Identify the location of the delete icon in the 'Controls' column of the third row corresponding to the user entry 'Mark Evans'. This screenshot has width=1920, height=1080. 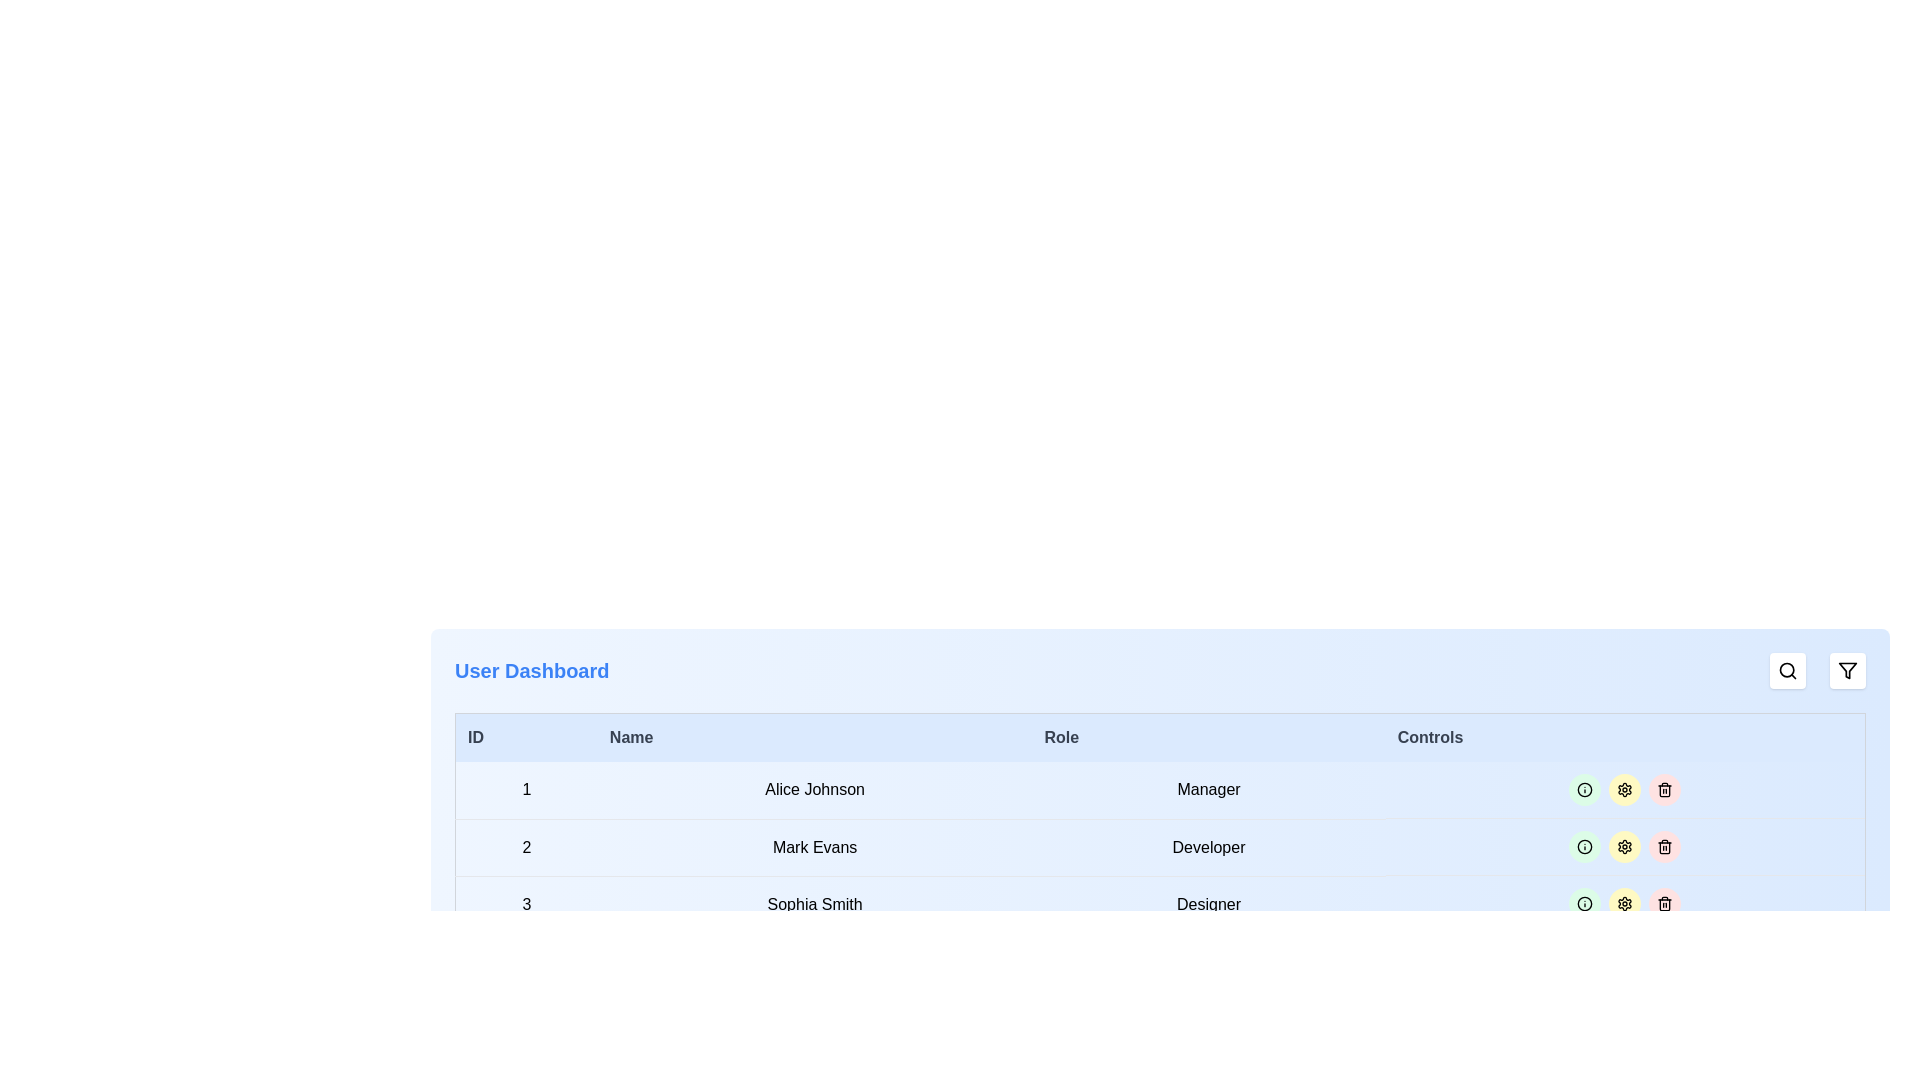
(1665, 847).